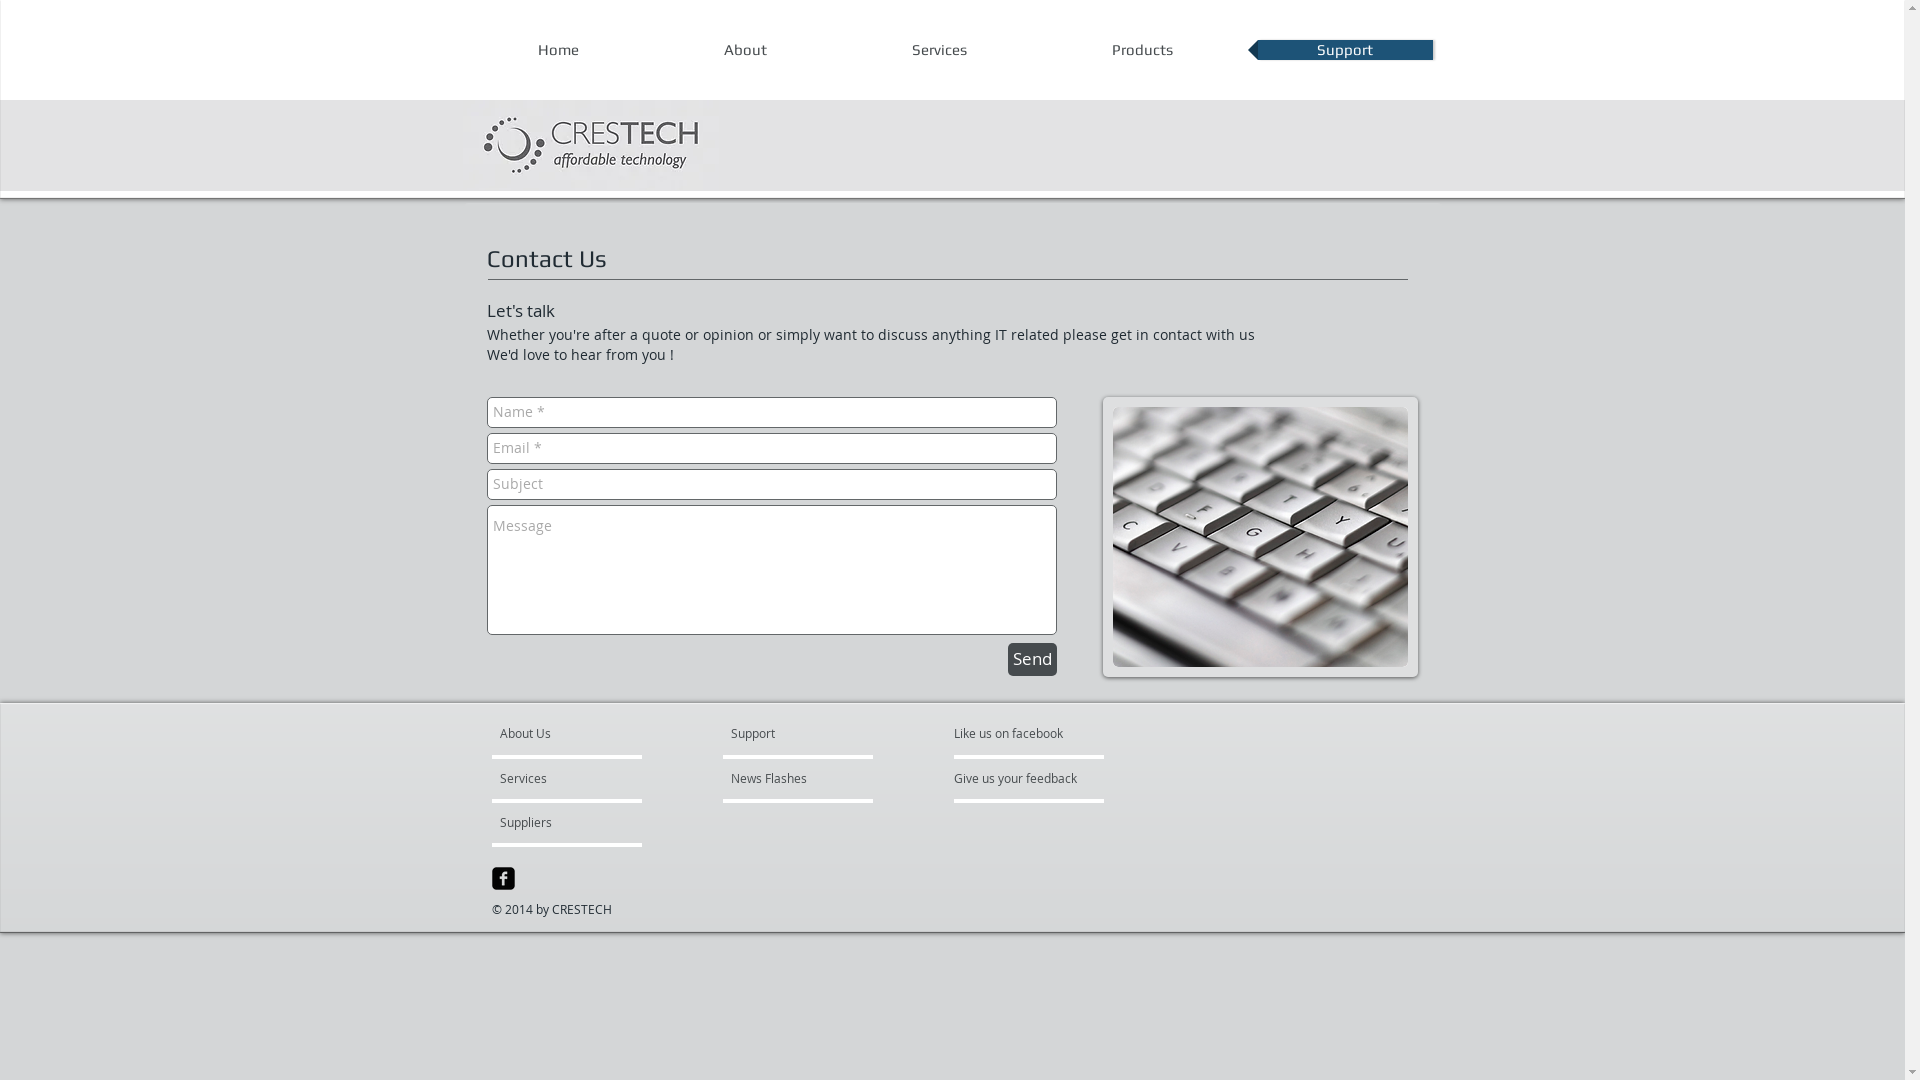  What do you see at coordinates (1345, 49) in the screenshot?
I see `'Support'` at bounding box center [1345, 49].